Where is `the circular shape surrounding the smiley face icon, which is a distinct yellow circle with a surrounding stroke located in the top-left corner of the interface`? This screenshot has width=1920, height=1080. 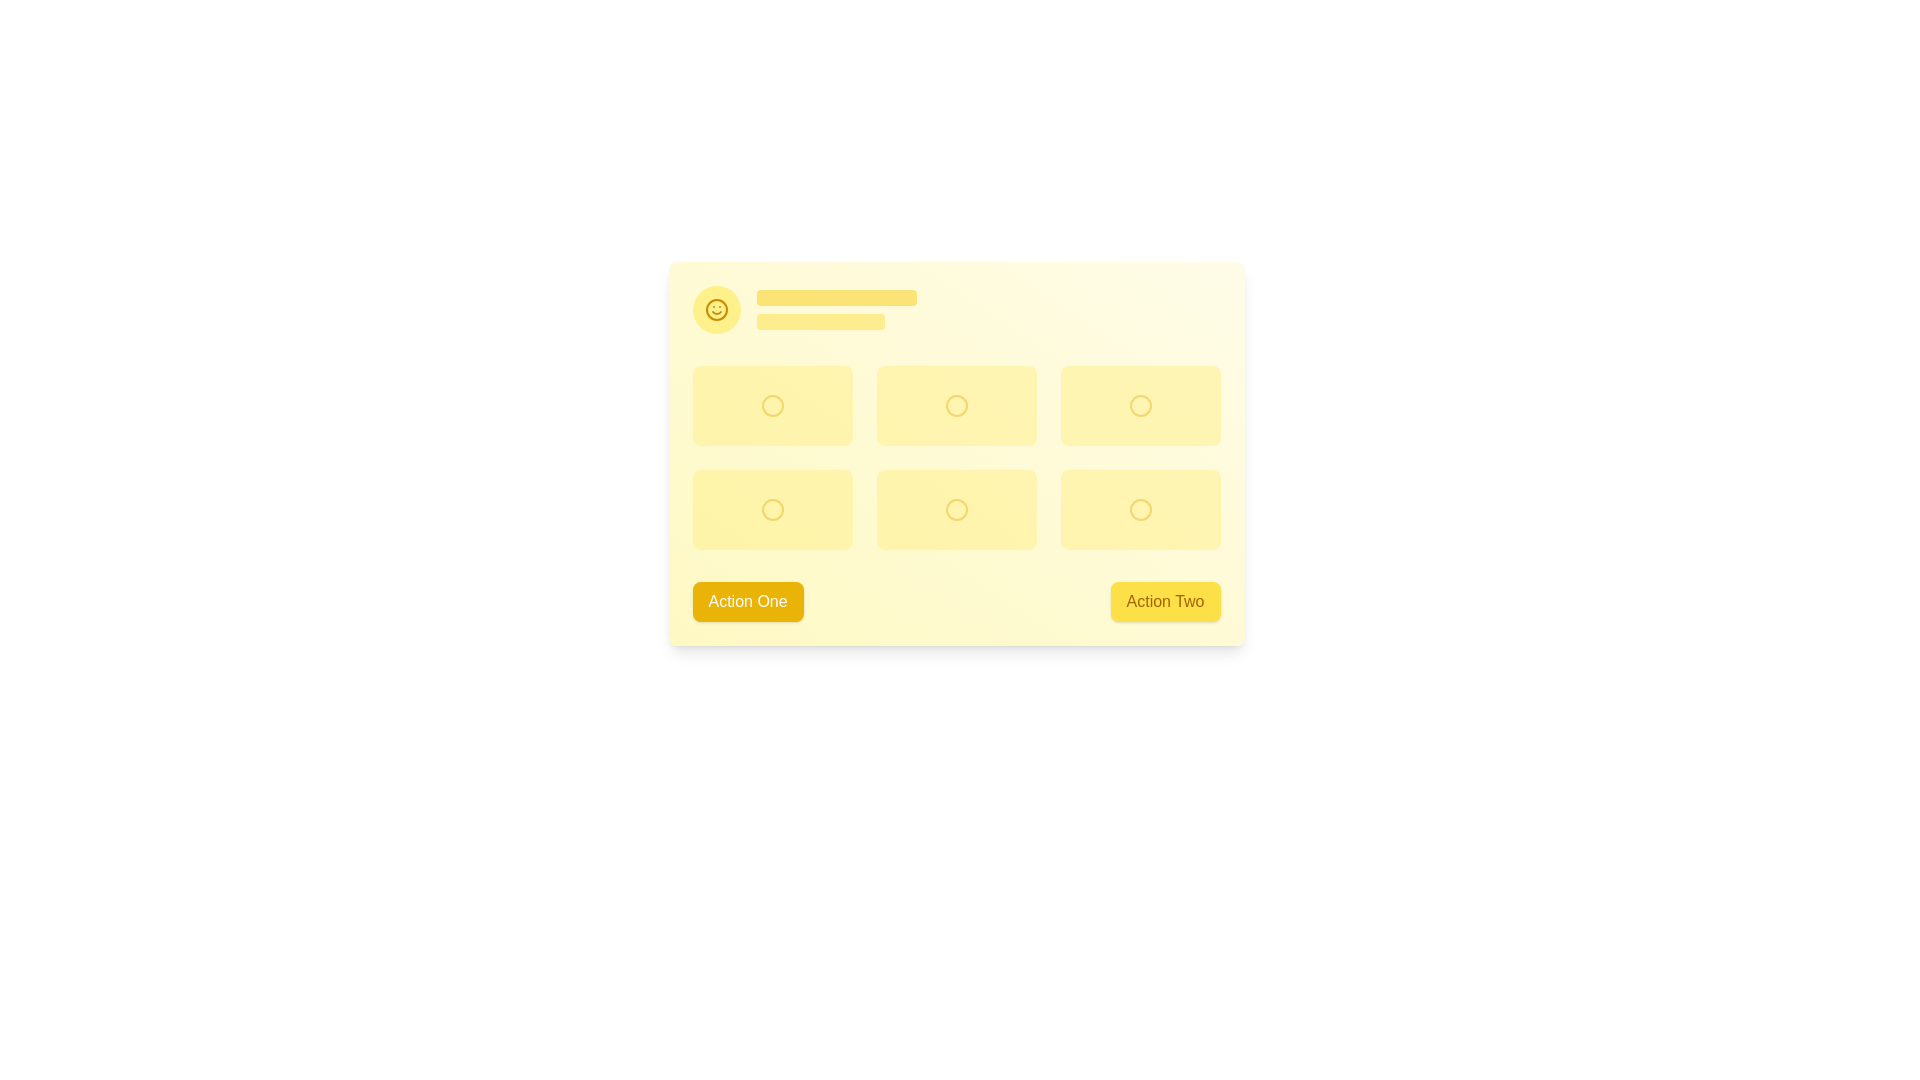 the circular shape surrounding the smiley face icon, which is a distinct yellow circle with a surrounding stroke located in the top-left corner of the interface is located at coordinates (716, 309).